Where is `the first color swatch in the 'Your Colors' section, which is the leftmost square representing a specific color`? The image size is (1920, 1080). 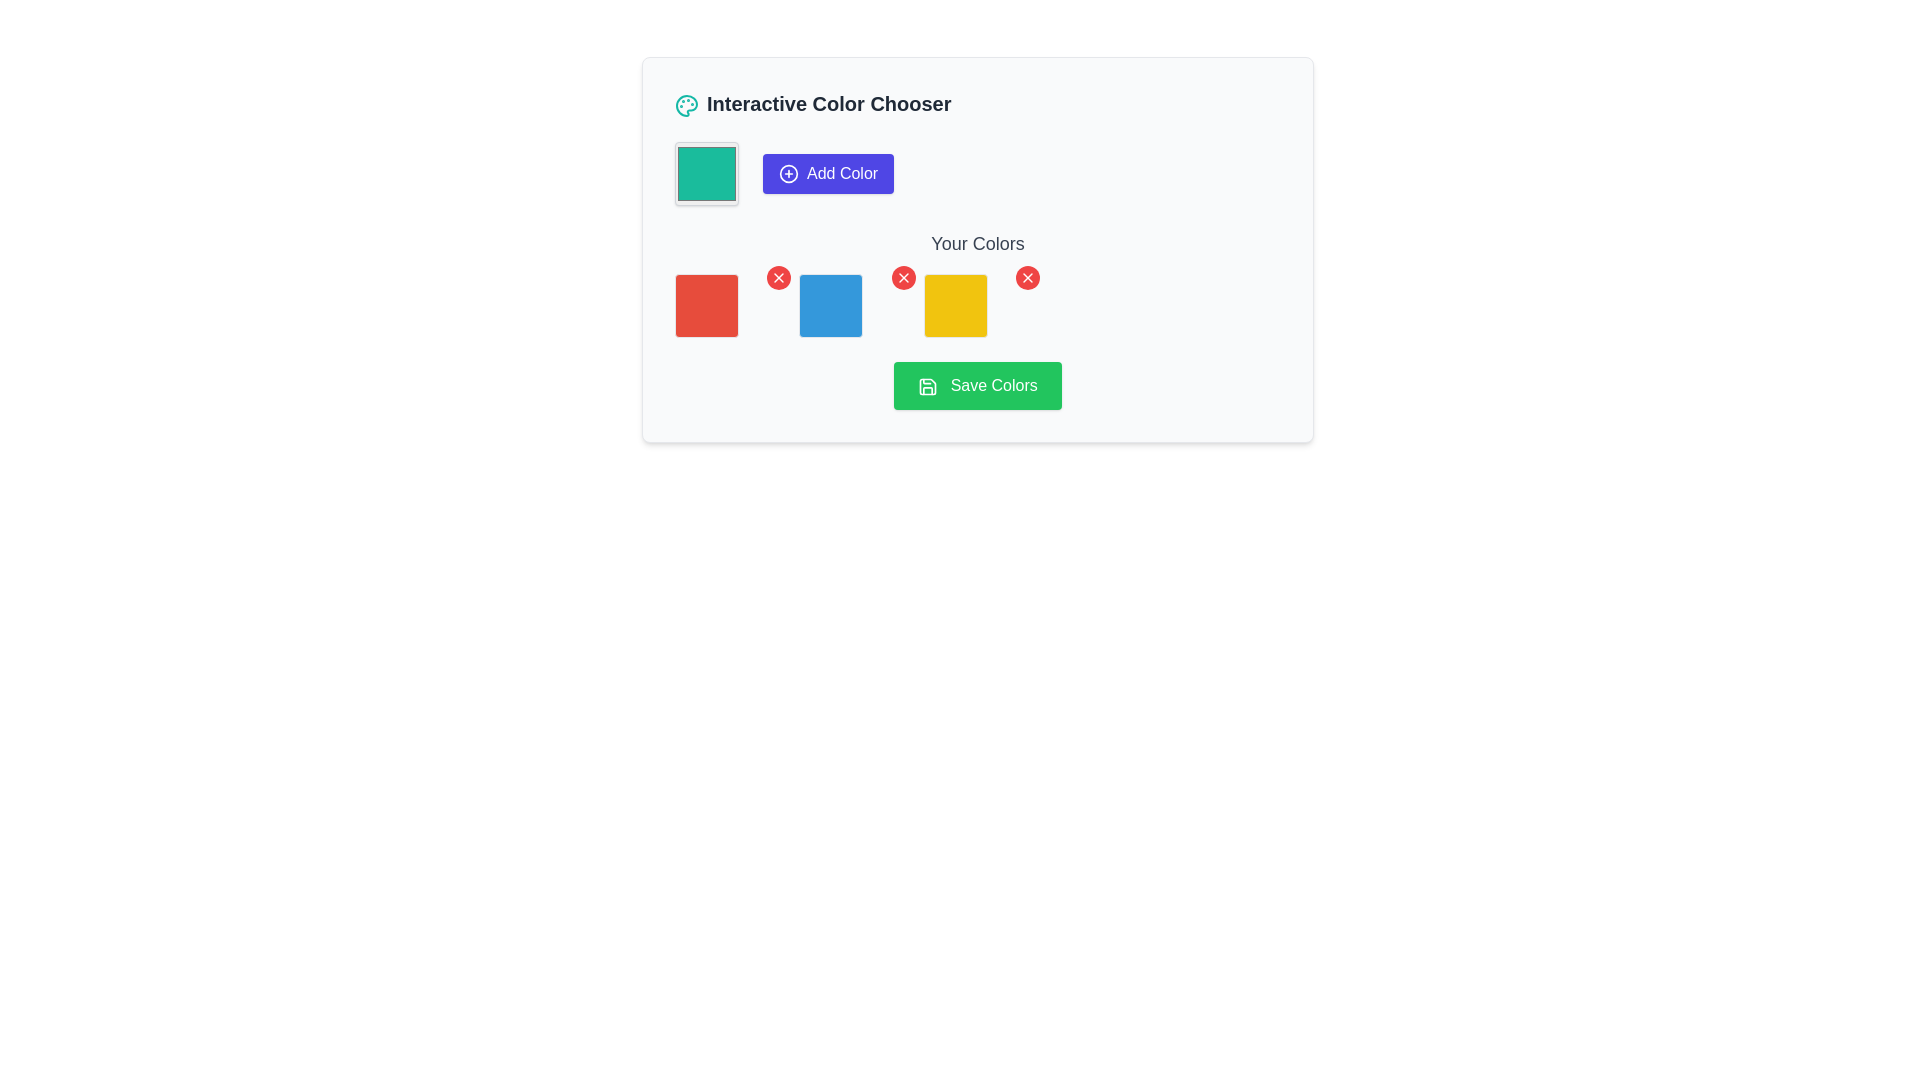
the first color swatch in the 'Your Colors' section, which is the leftmost square representing a specific color is located at coordinates (706, 305).